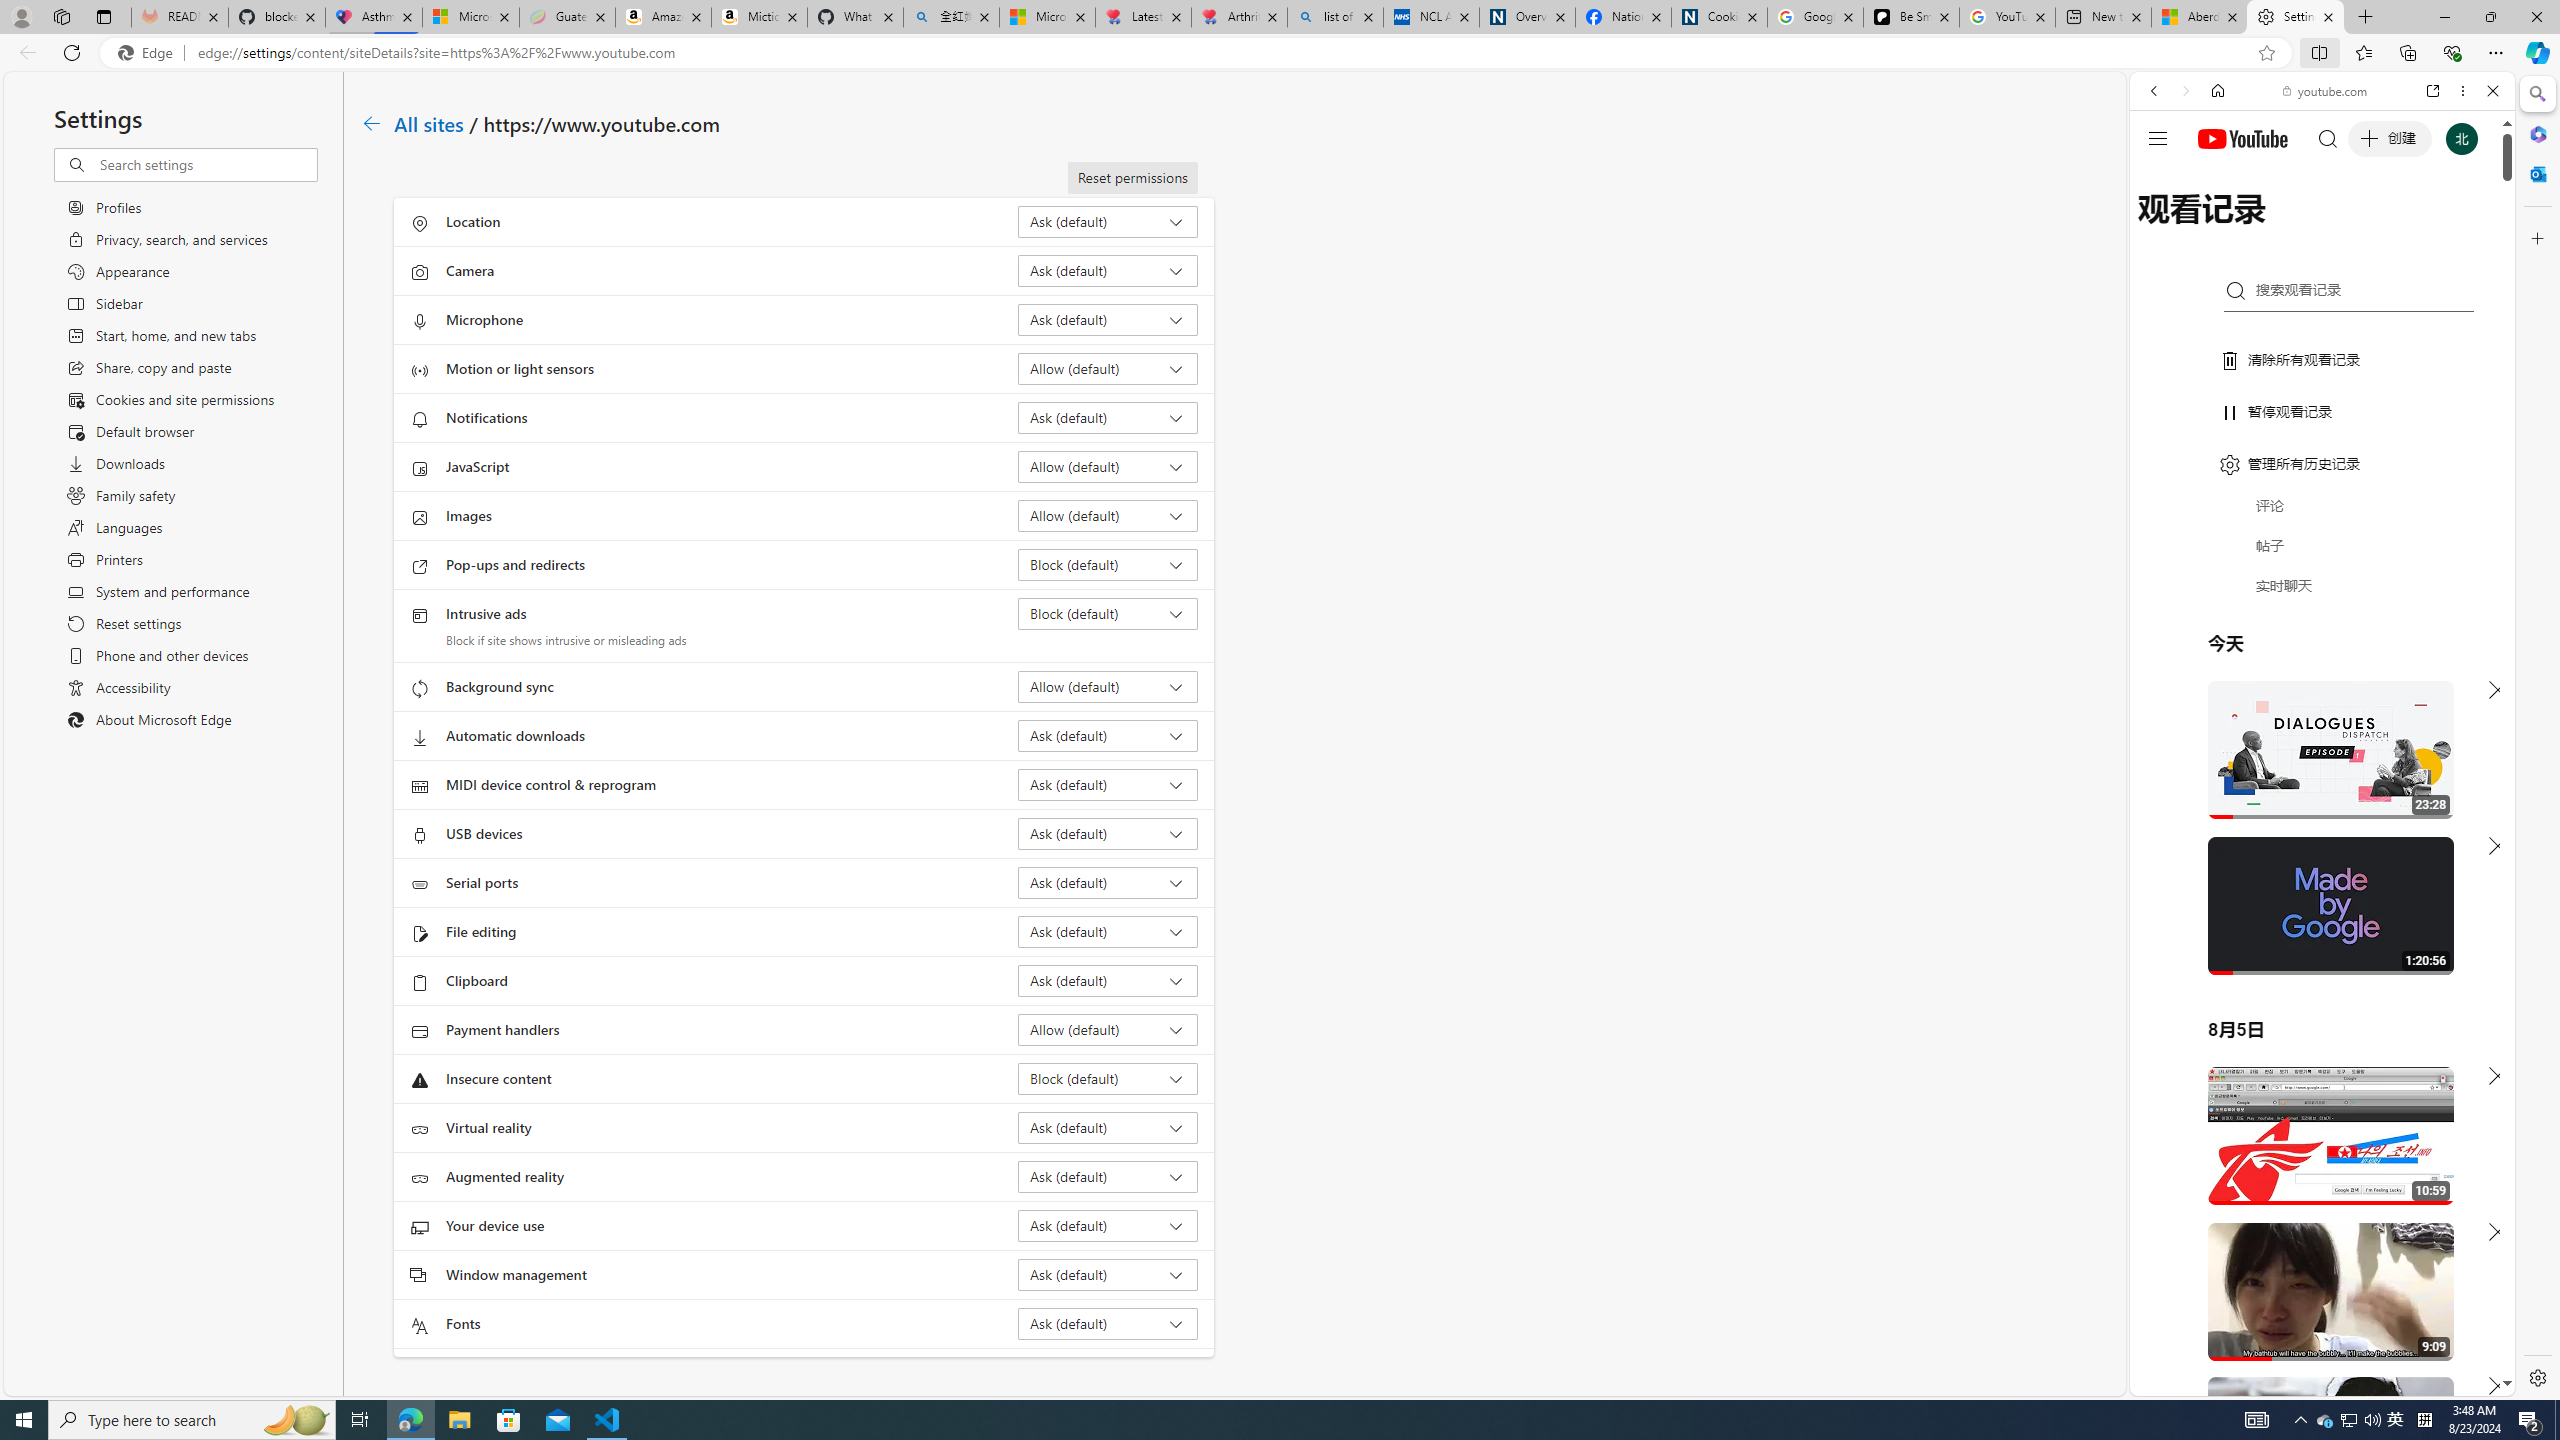 This screenshot has width=2560, height=1440. What do you see at coordinates (2324, 91) in the screenshot?
I see `'youtube.com'` at bounding box center [2324, 91].